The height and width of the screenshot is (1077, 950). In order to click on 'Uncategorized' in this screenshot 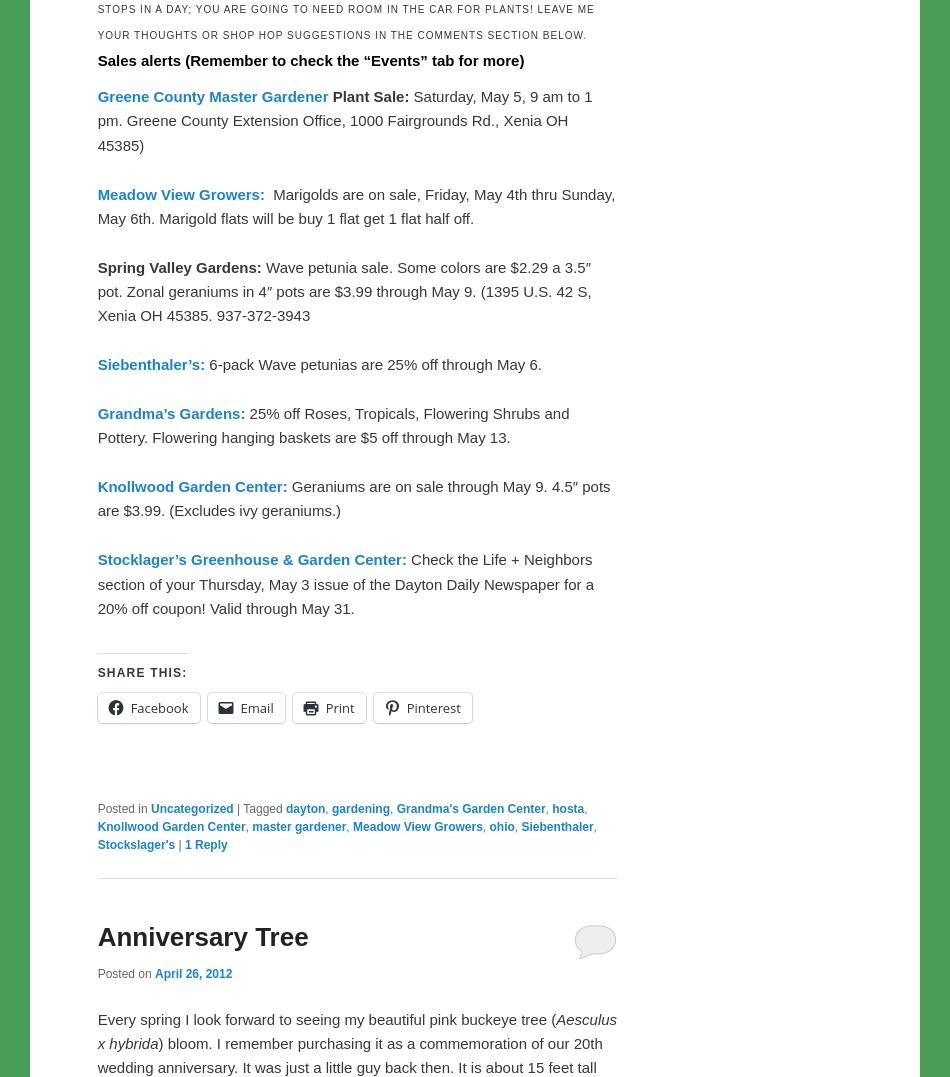, I will do `click(150, 807)`.